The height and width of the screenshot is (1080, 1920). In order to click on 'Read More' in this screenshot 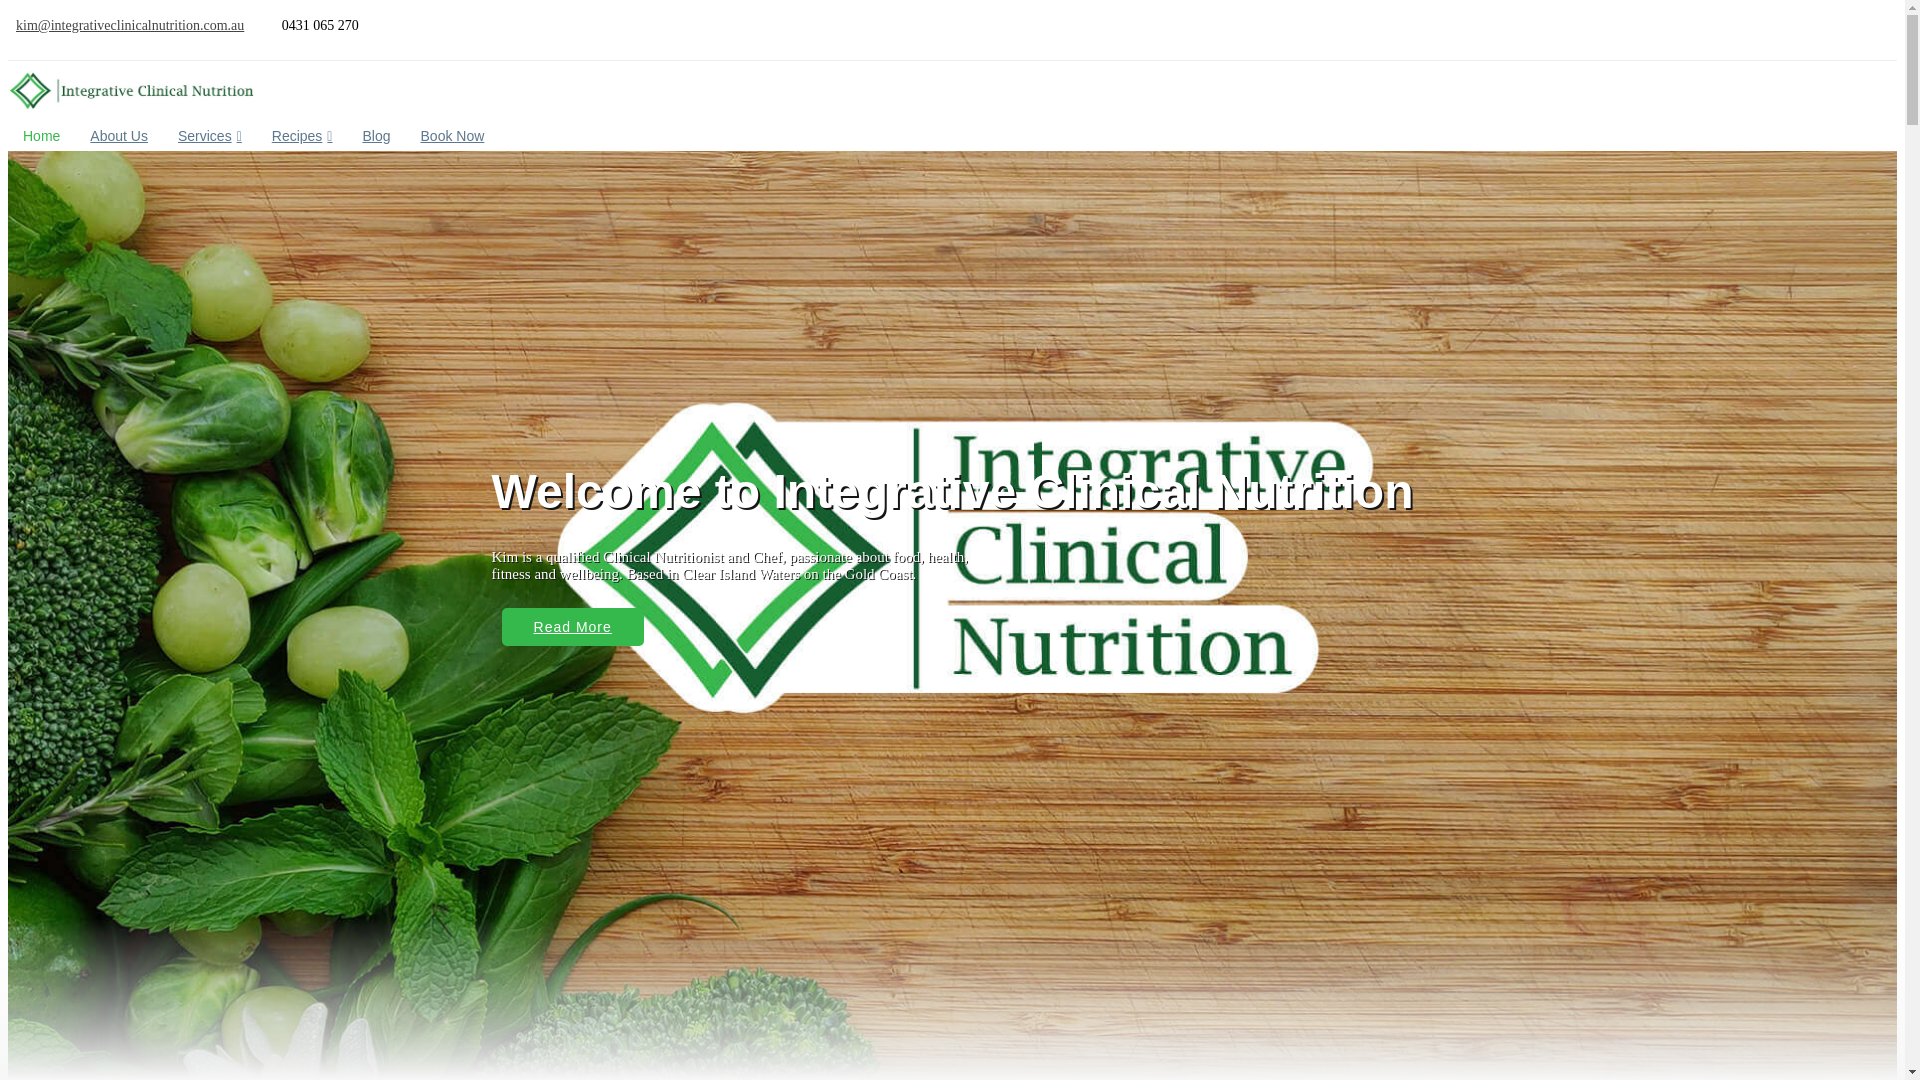, I will do `click(571, 626)`.